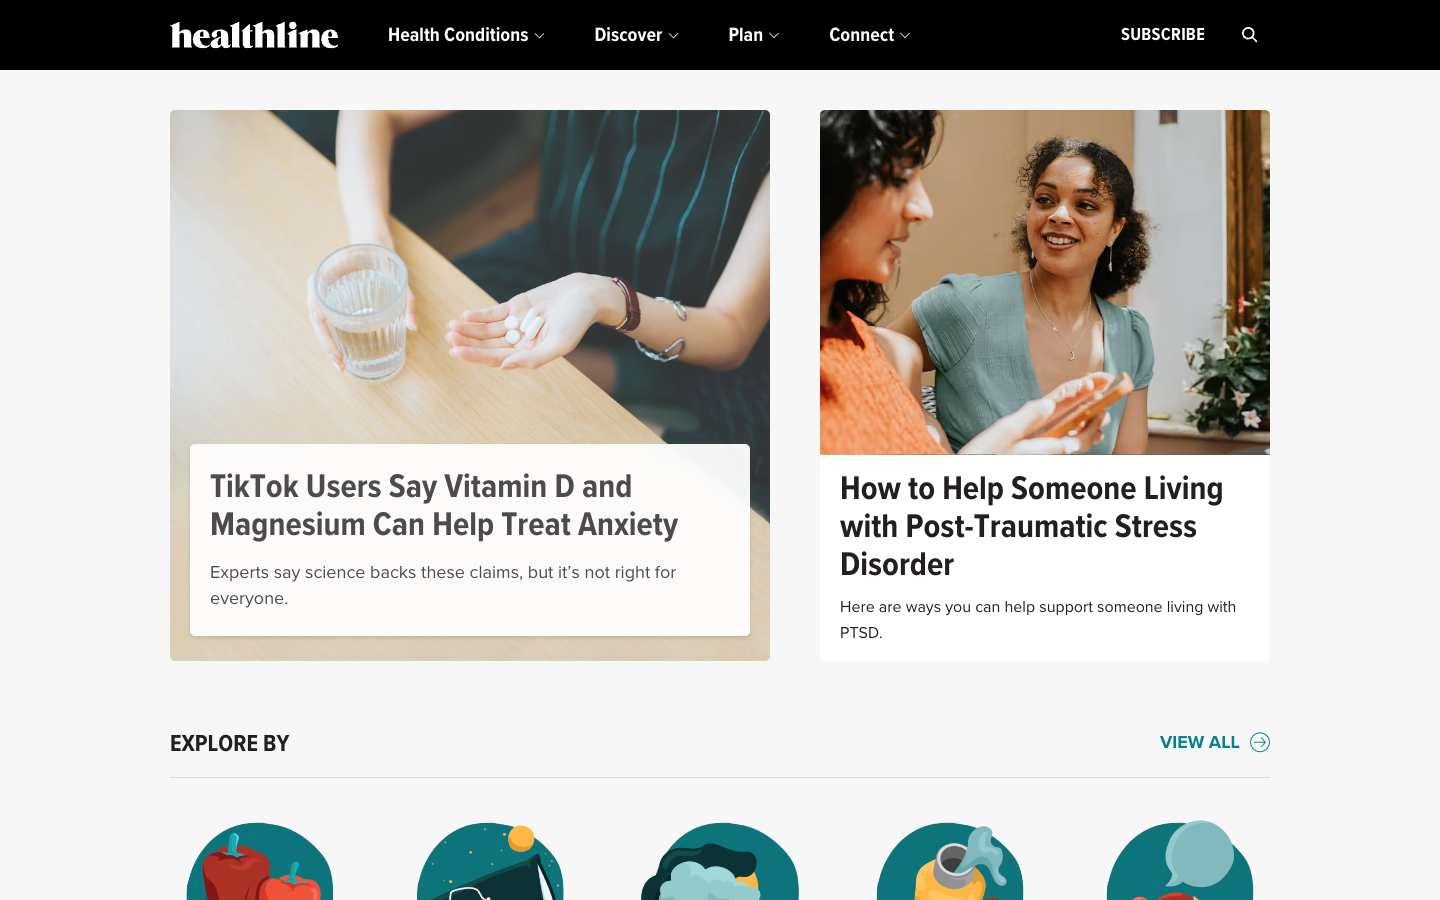 The width and height of the screenshot is (1440, 900). Describe the element at coordinates (635, 34) in the screenshot. I see `the "Discover" drop-down for further details` at that location.